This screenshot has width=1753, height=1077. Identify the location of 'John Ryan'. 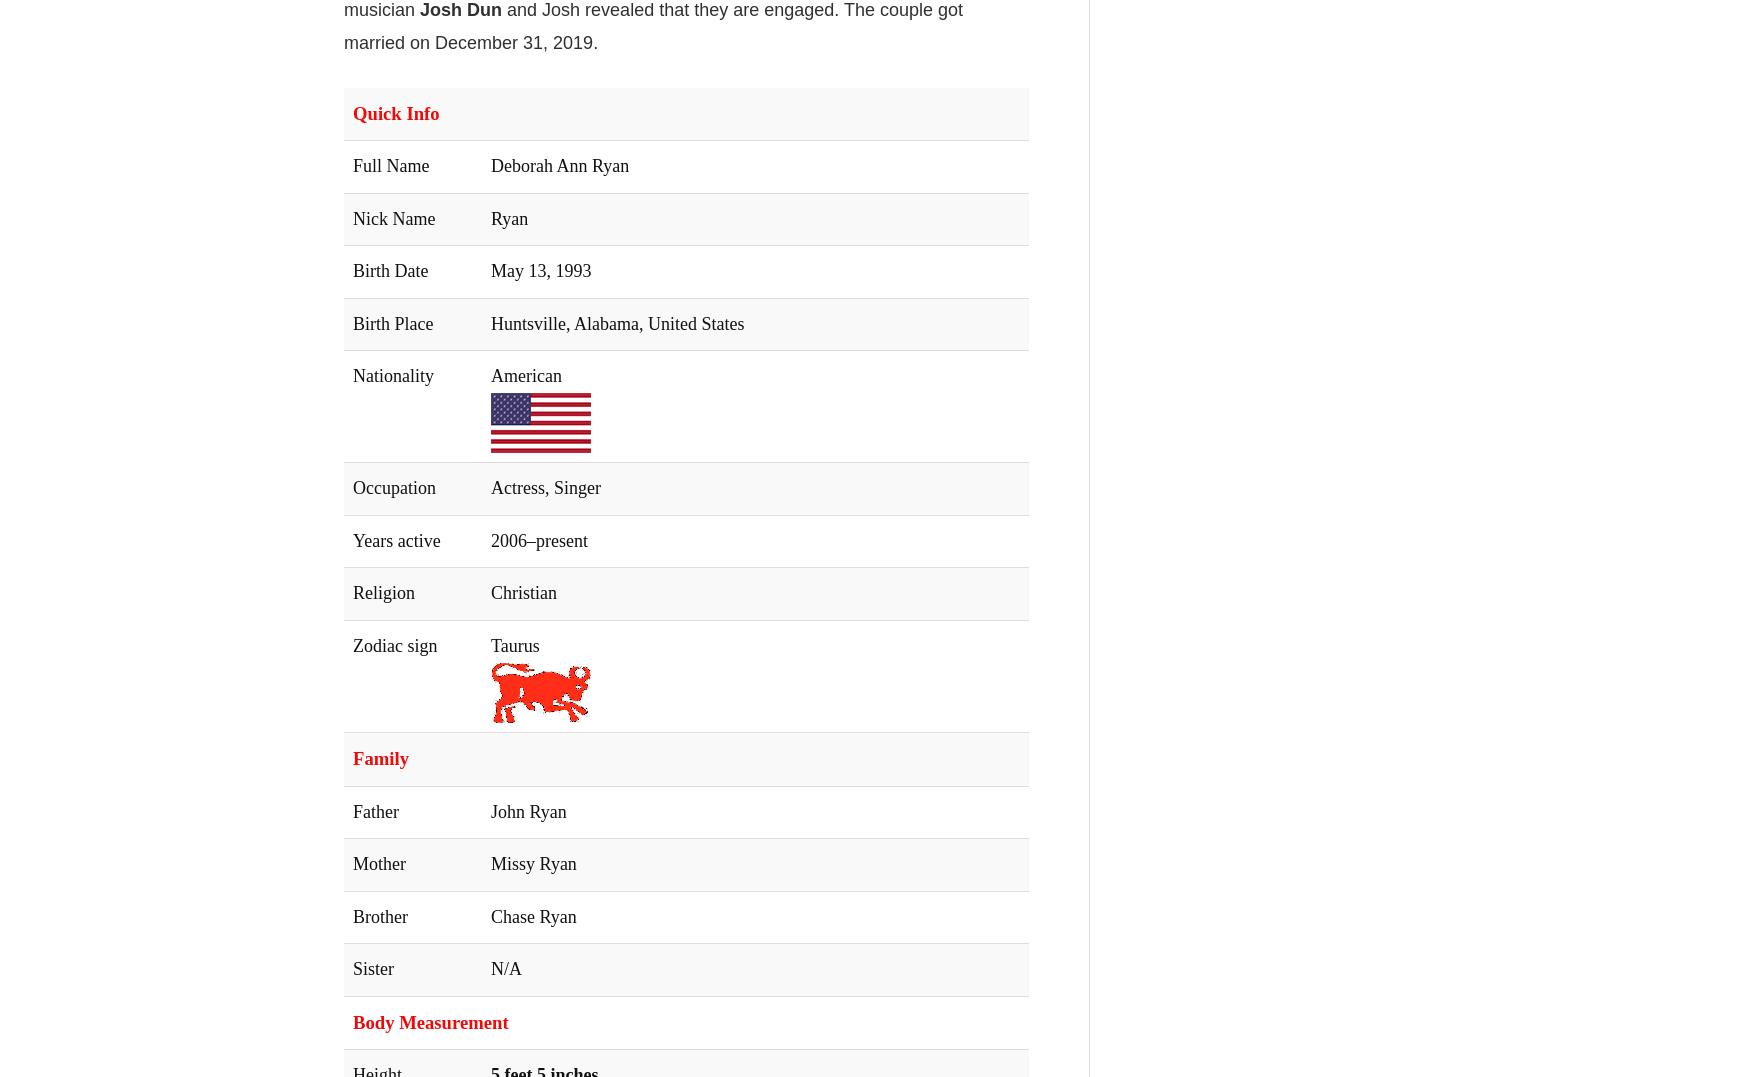
(528, 810).